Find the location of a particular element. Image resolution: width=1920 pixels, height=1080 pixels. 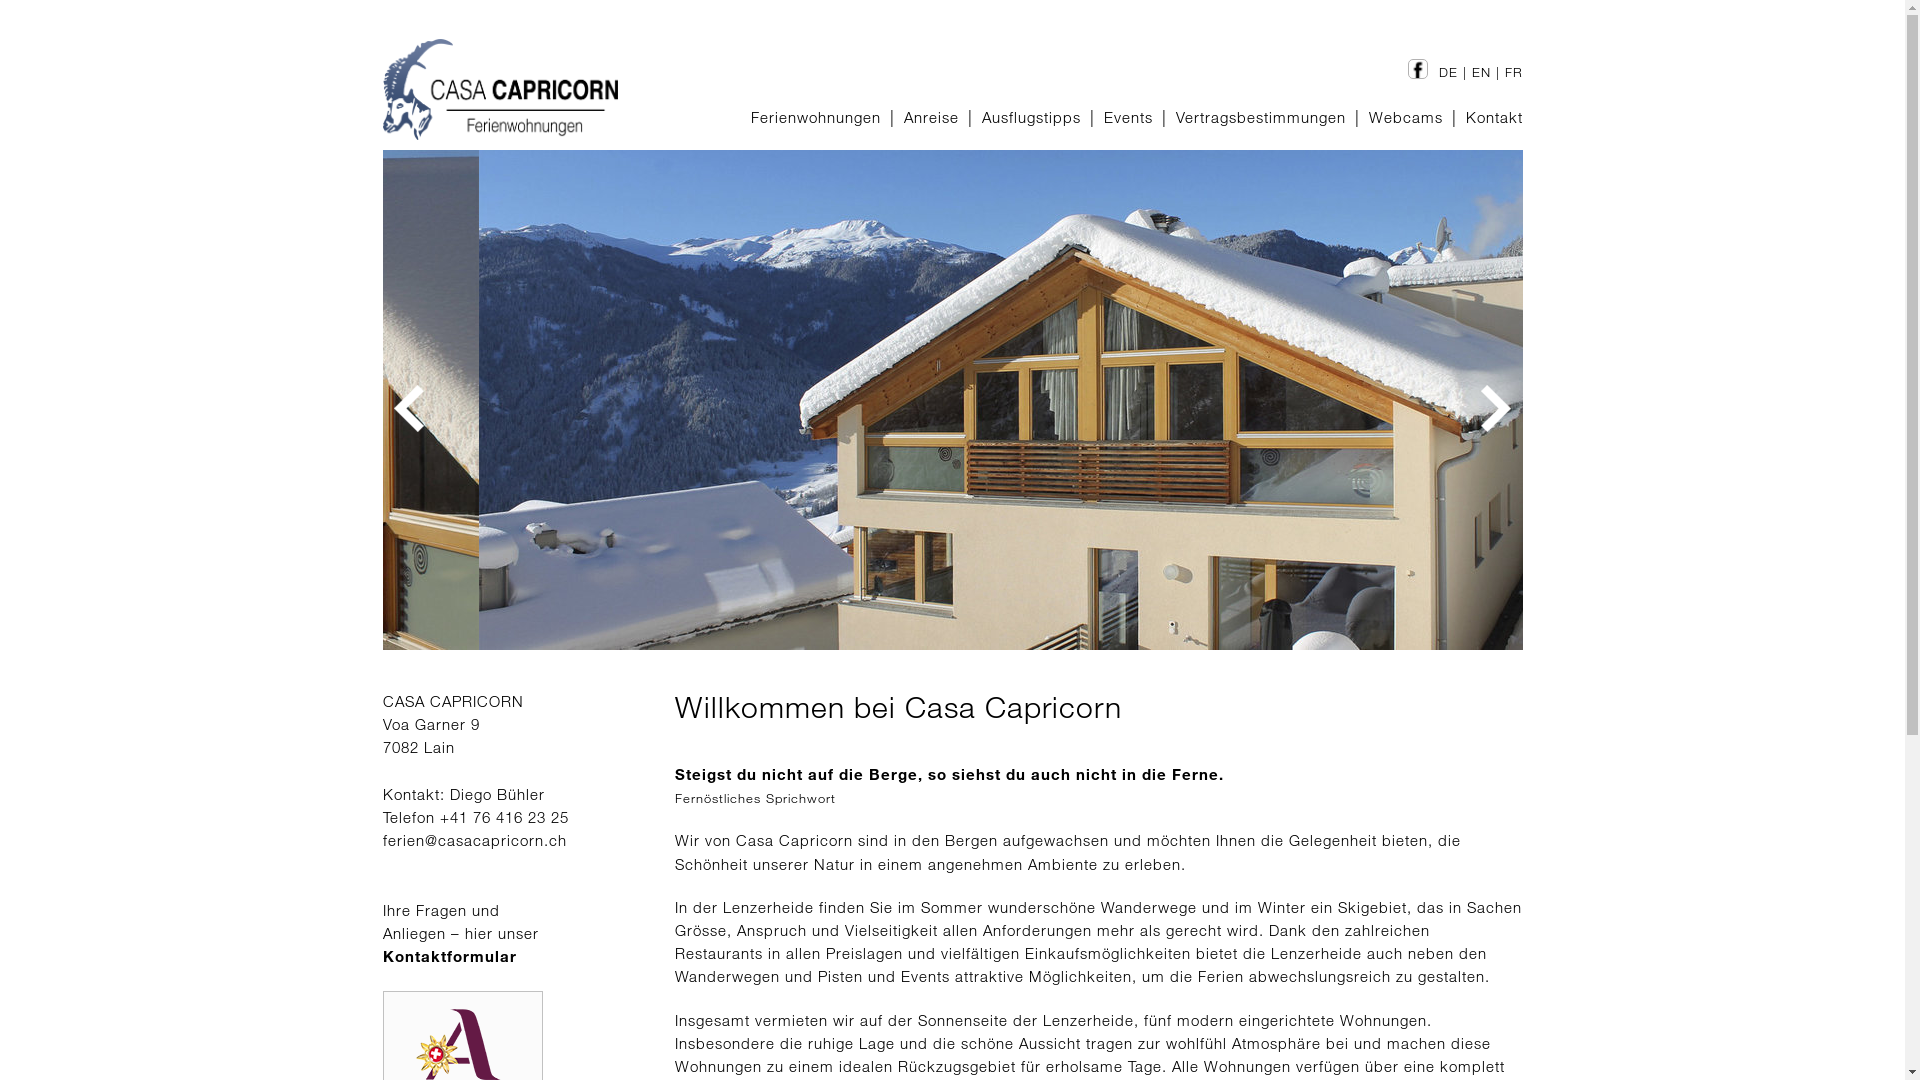

'Kontaktformular' is located at coordinates (448, 955).